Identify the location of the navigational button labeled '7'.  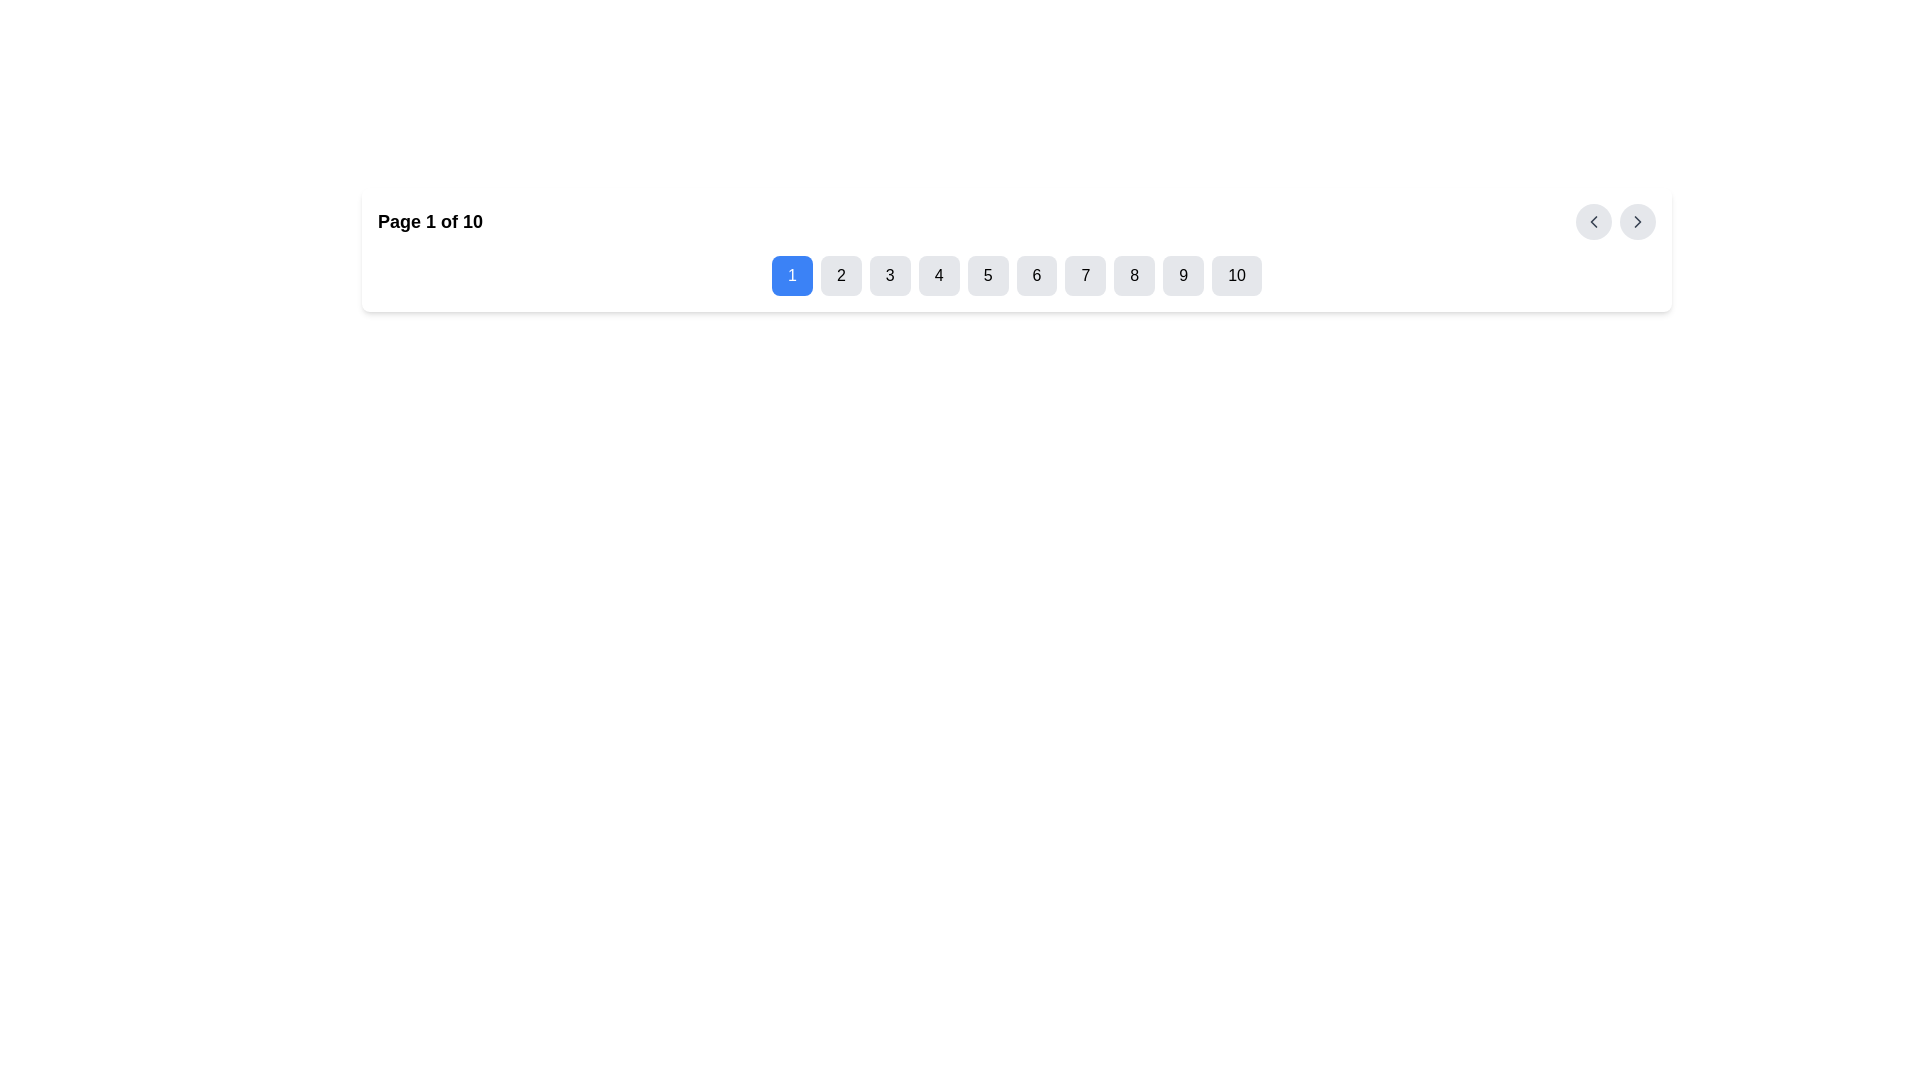
(1084, 276).